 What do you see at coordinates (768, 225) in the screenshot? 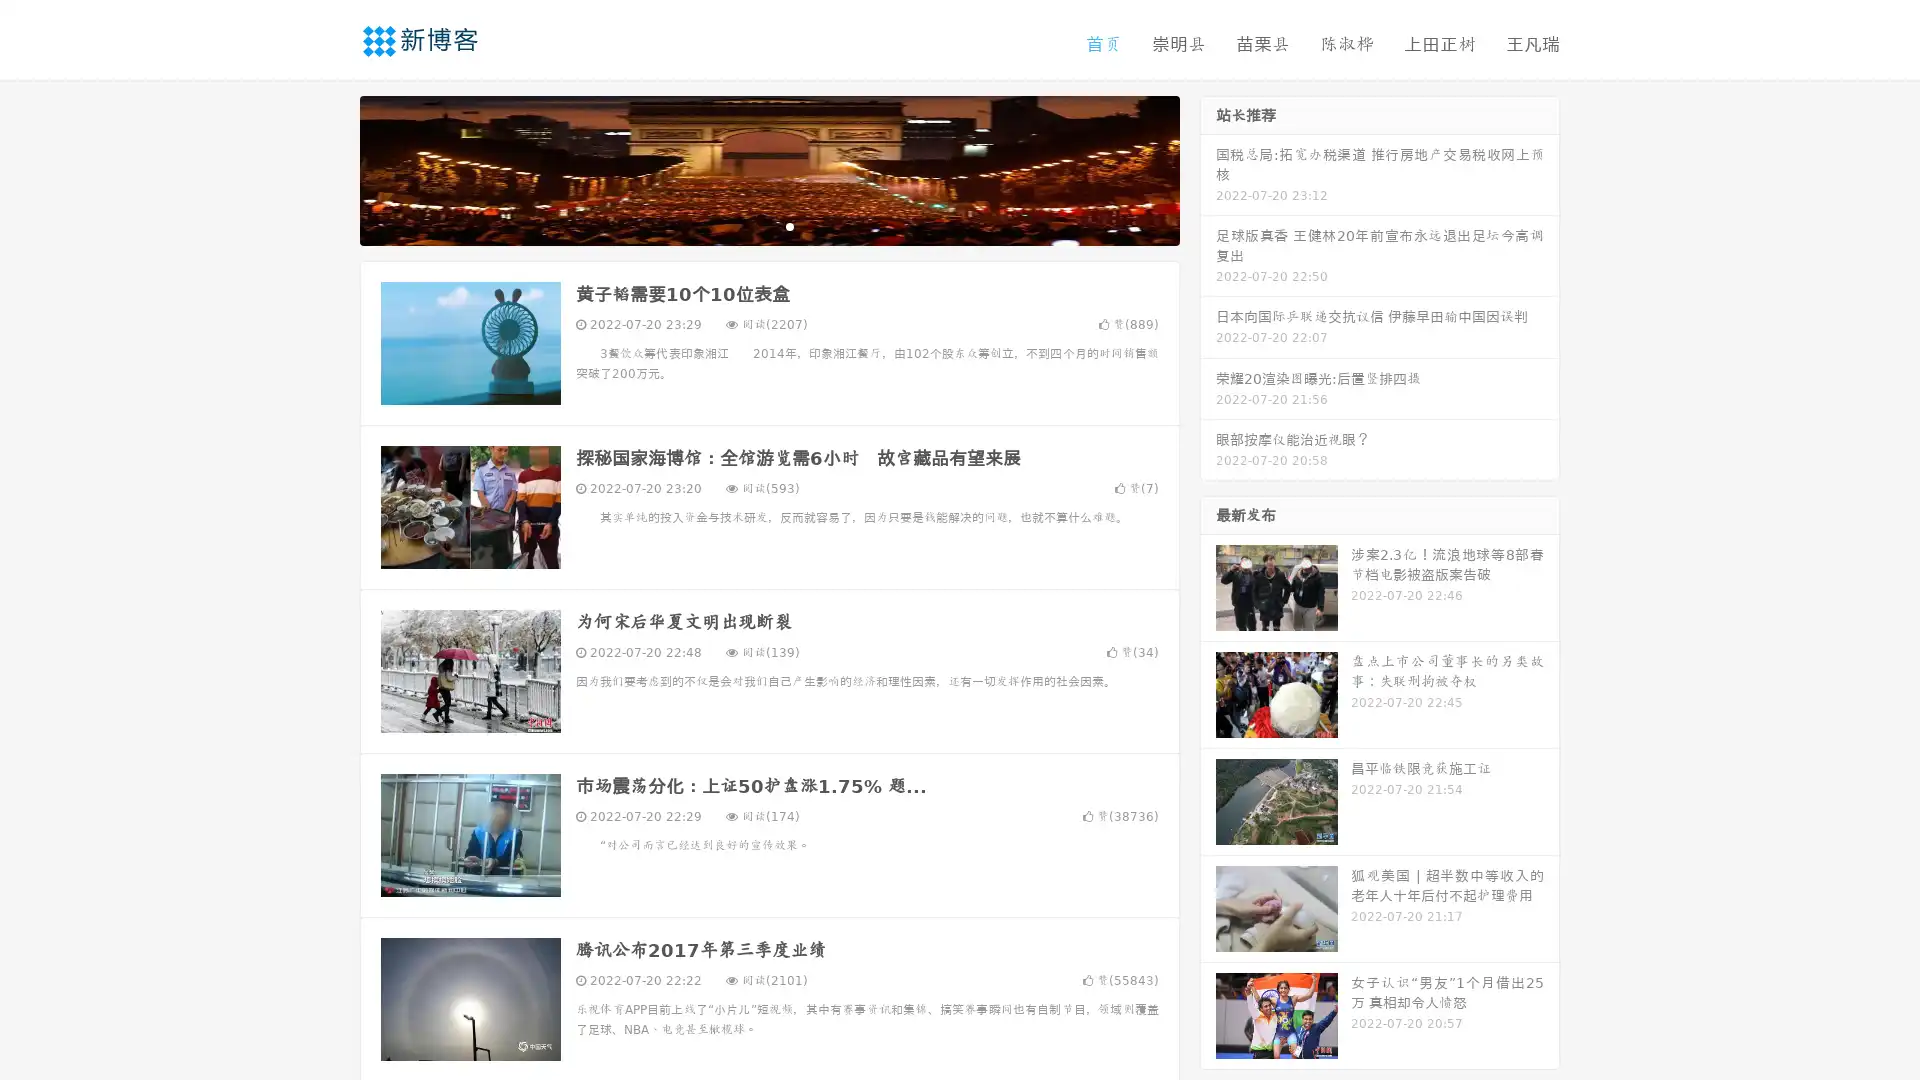
I see `Go to slide 2` at bounding box center [768, 225].